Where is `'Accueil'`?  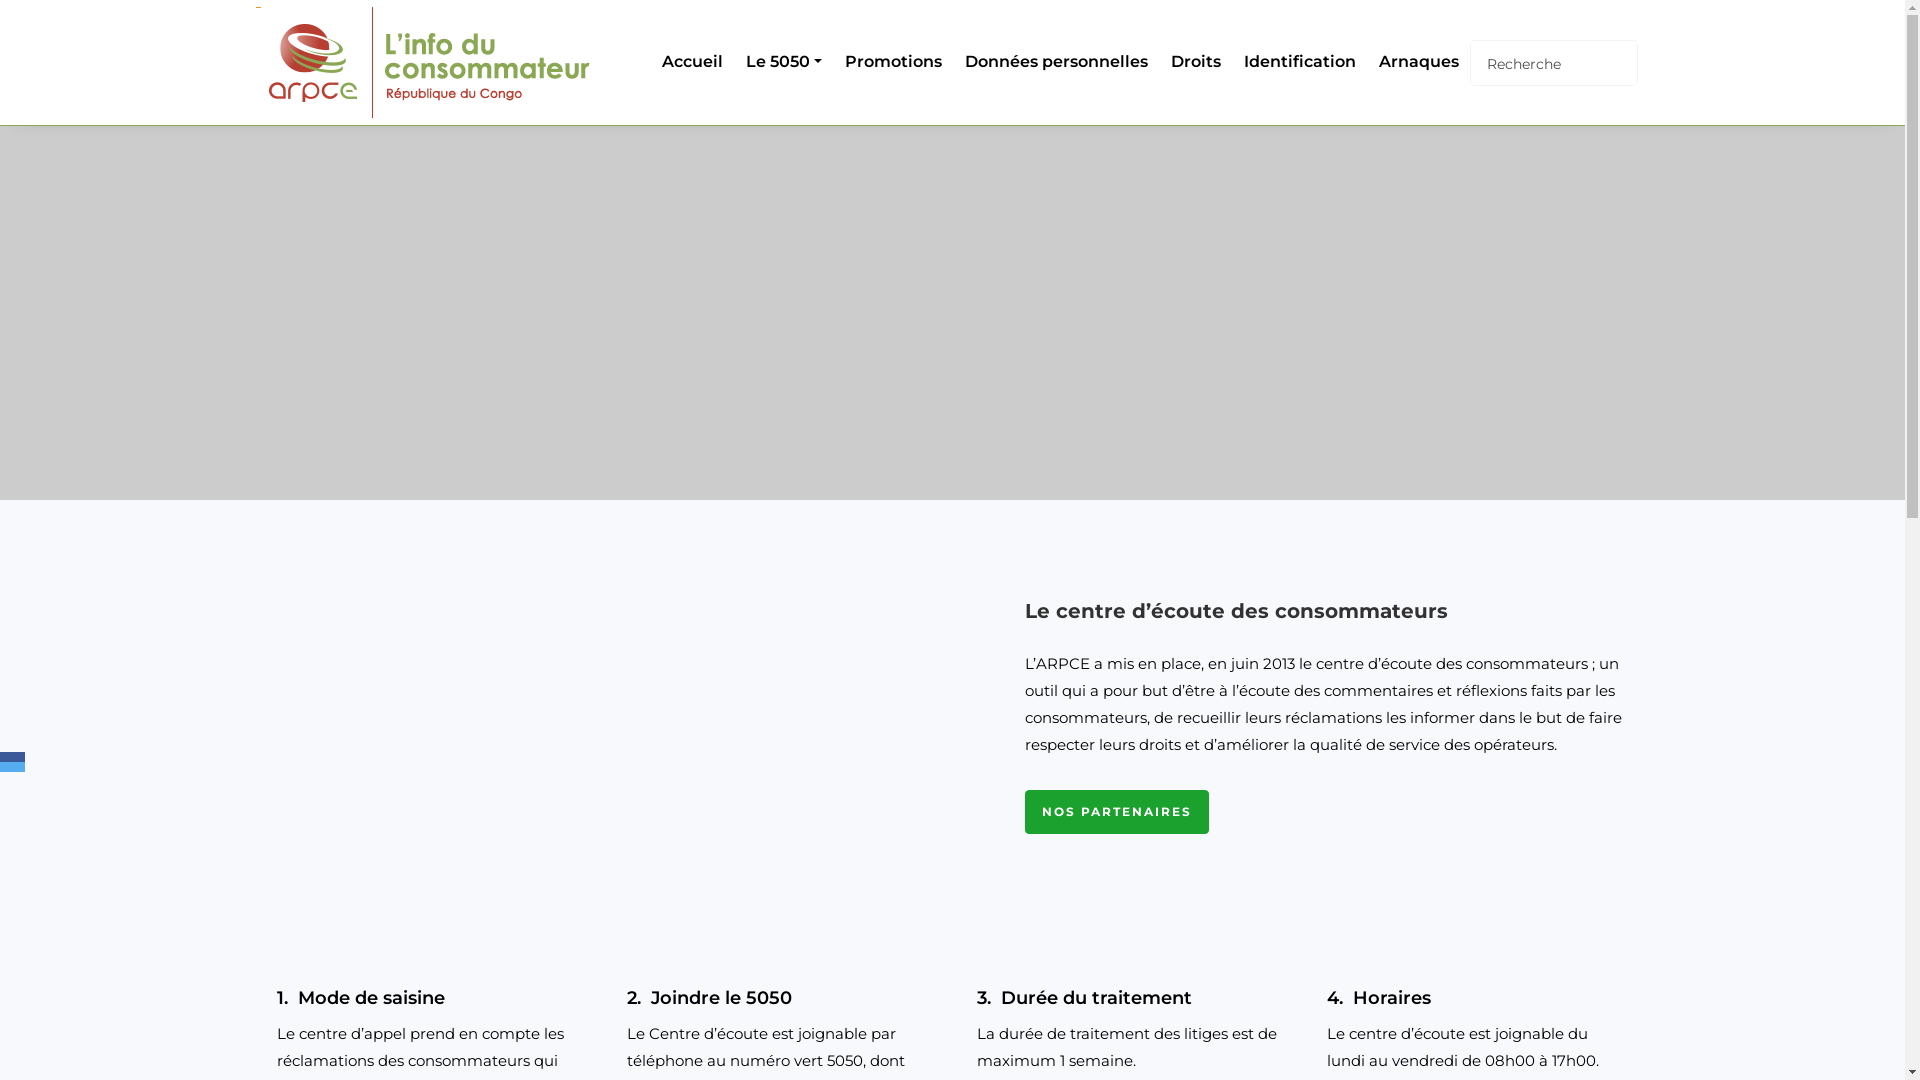 'Accueil' is located at coordinates (689, 61).